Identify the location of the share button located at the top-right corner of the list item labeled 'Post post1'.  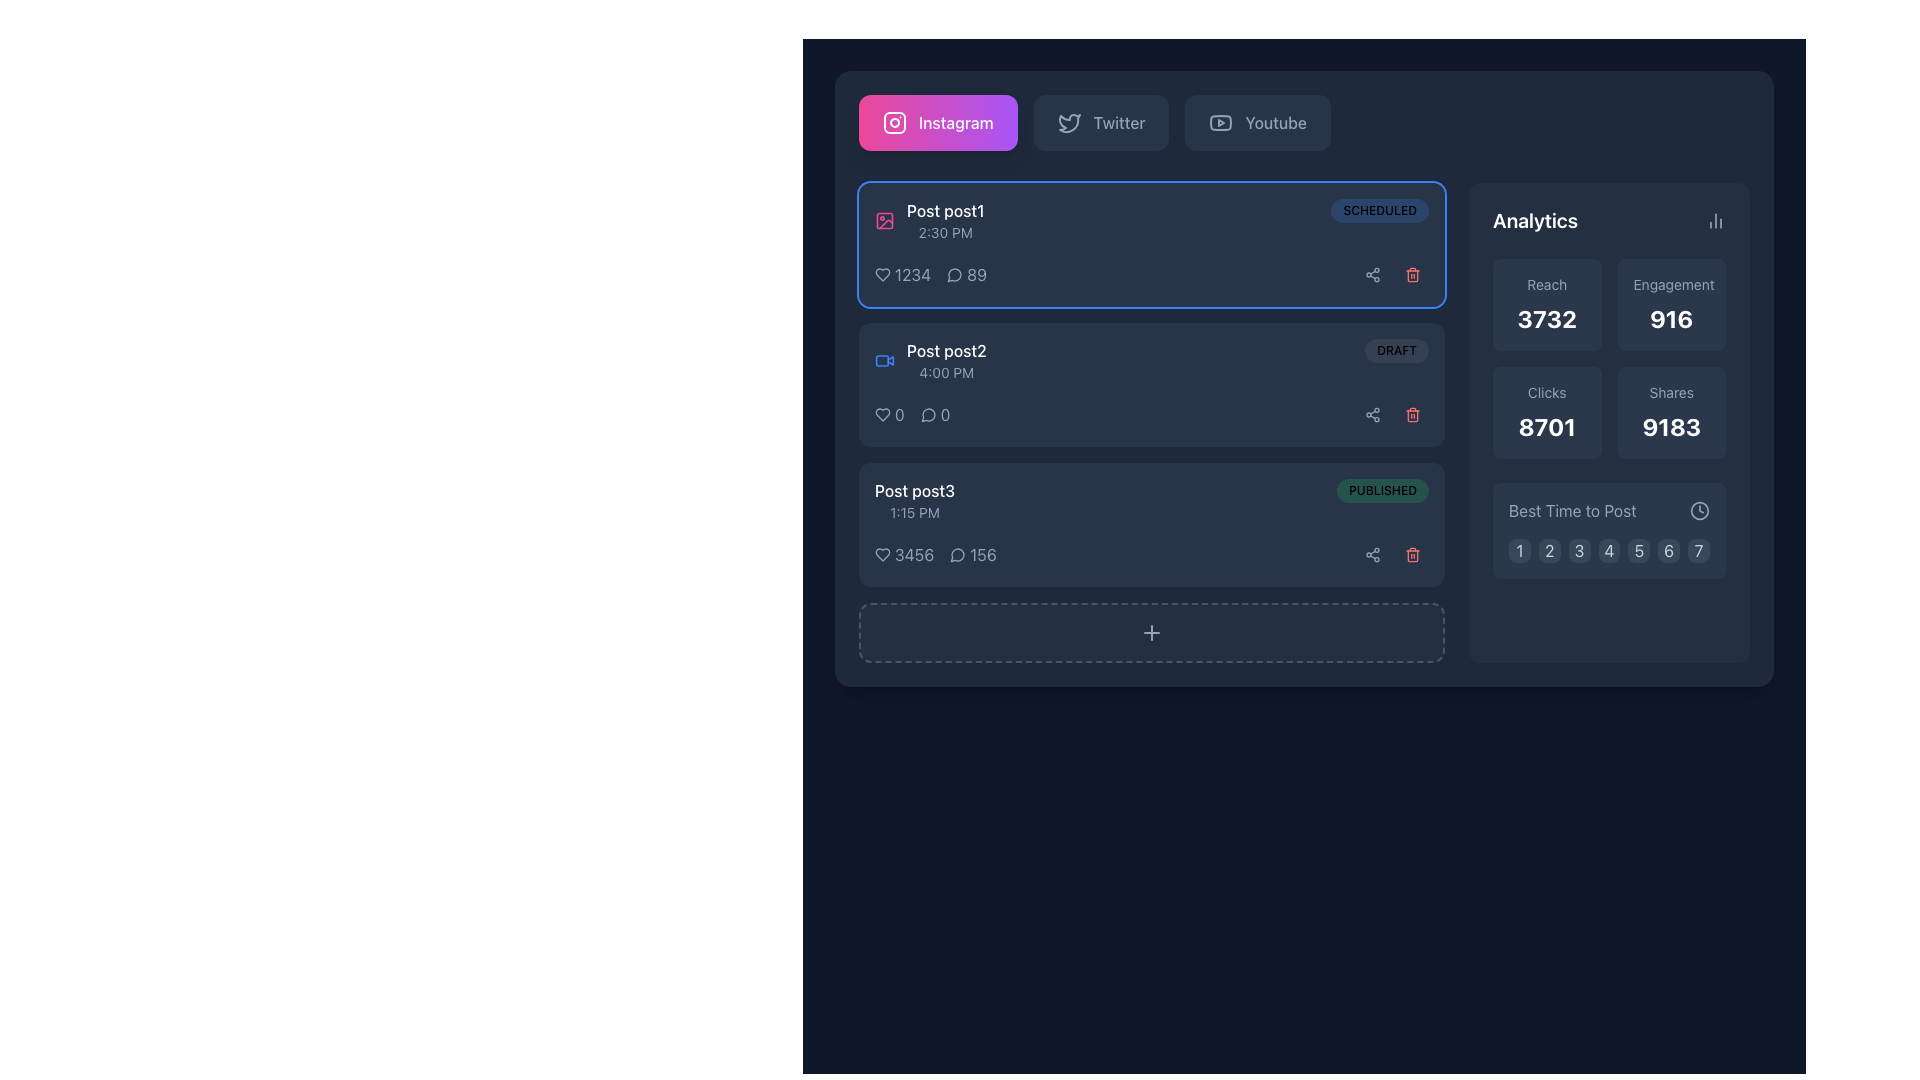
(1371, 274).